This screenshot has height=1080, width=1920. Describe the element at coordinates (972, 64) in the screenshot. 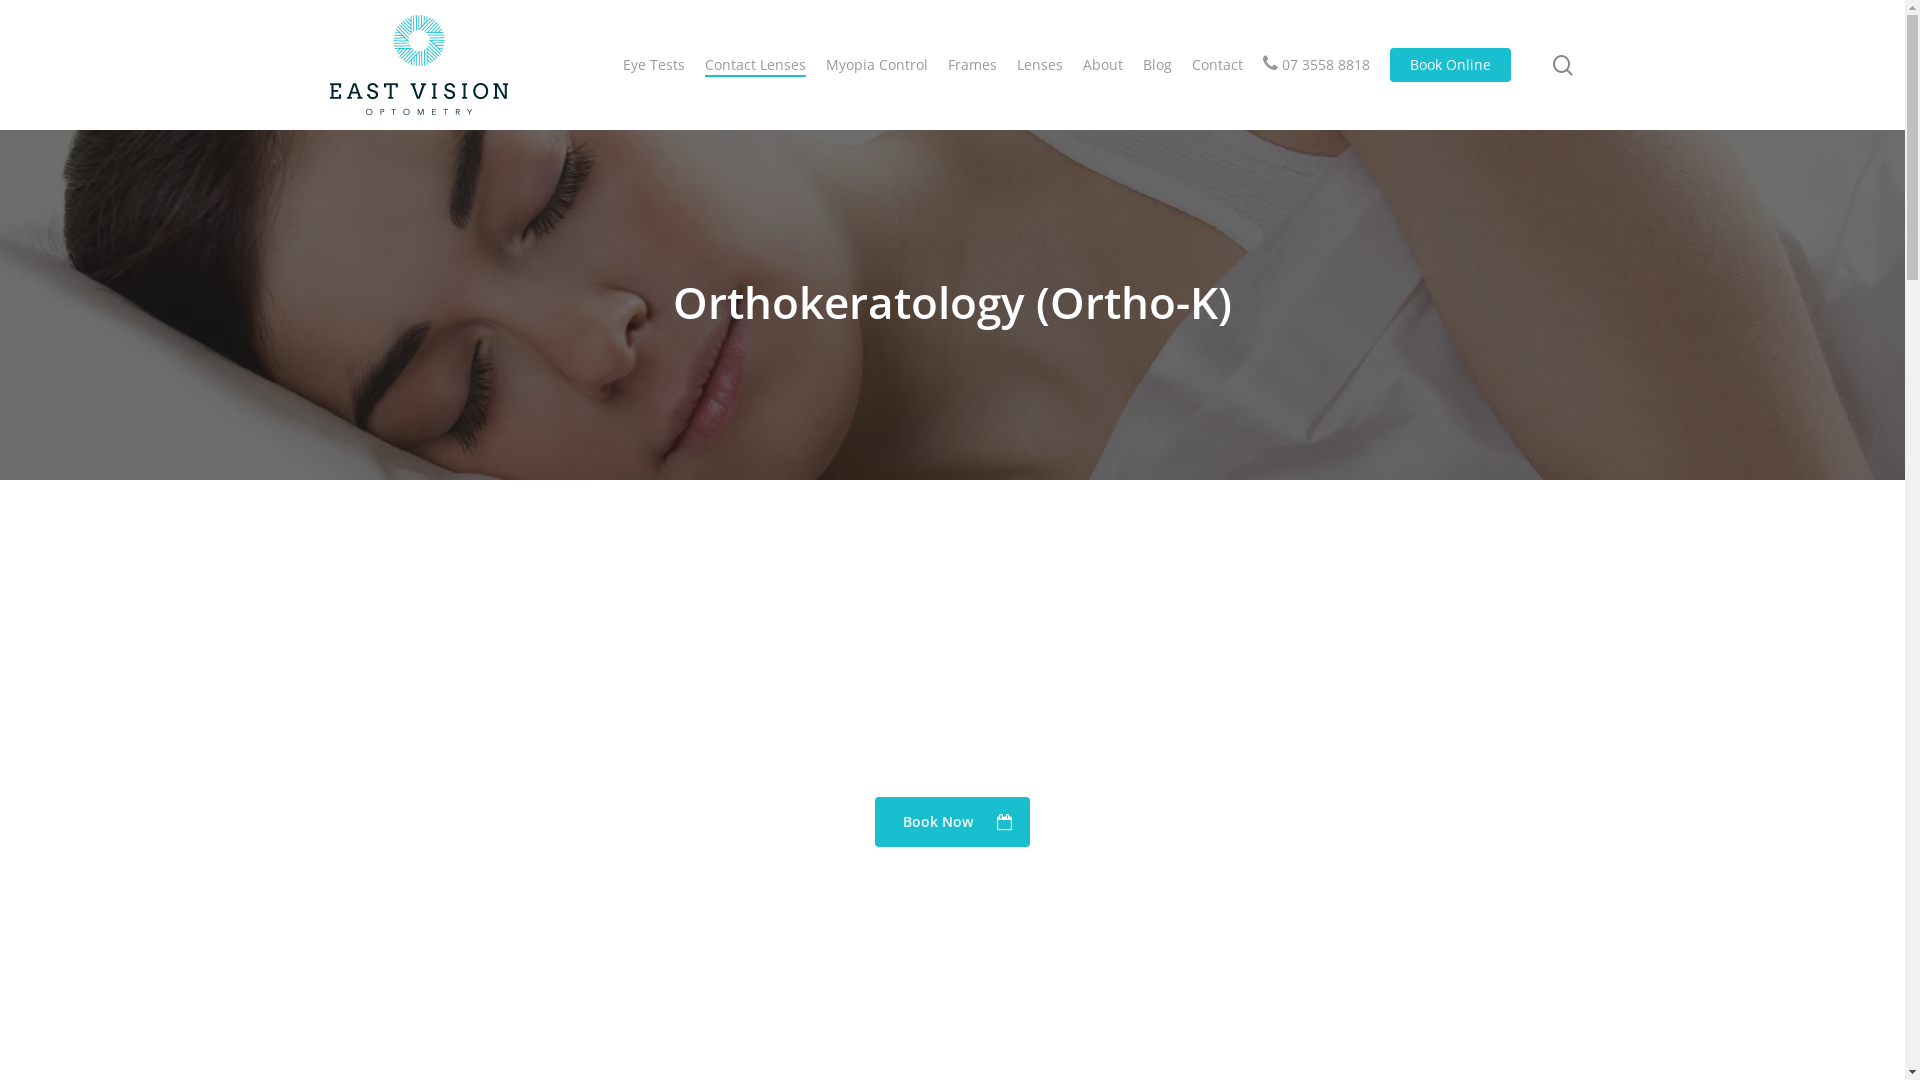

I see `'Frames'` at that location.